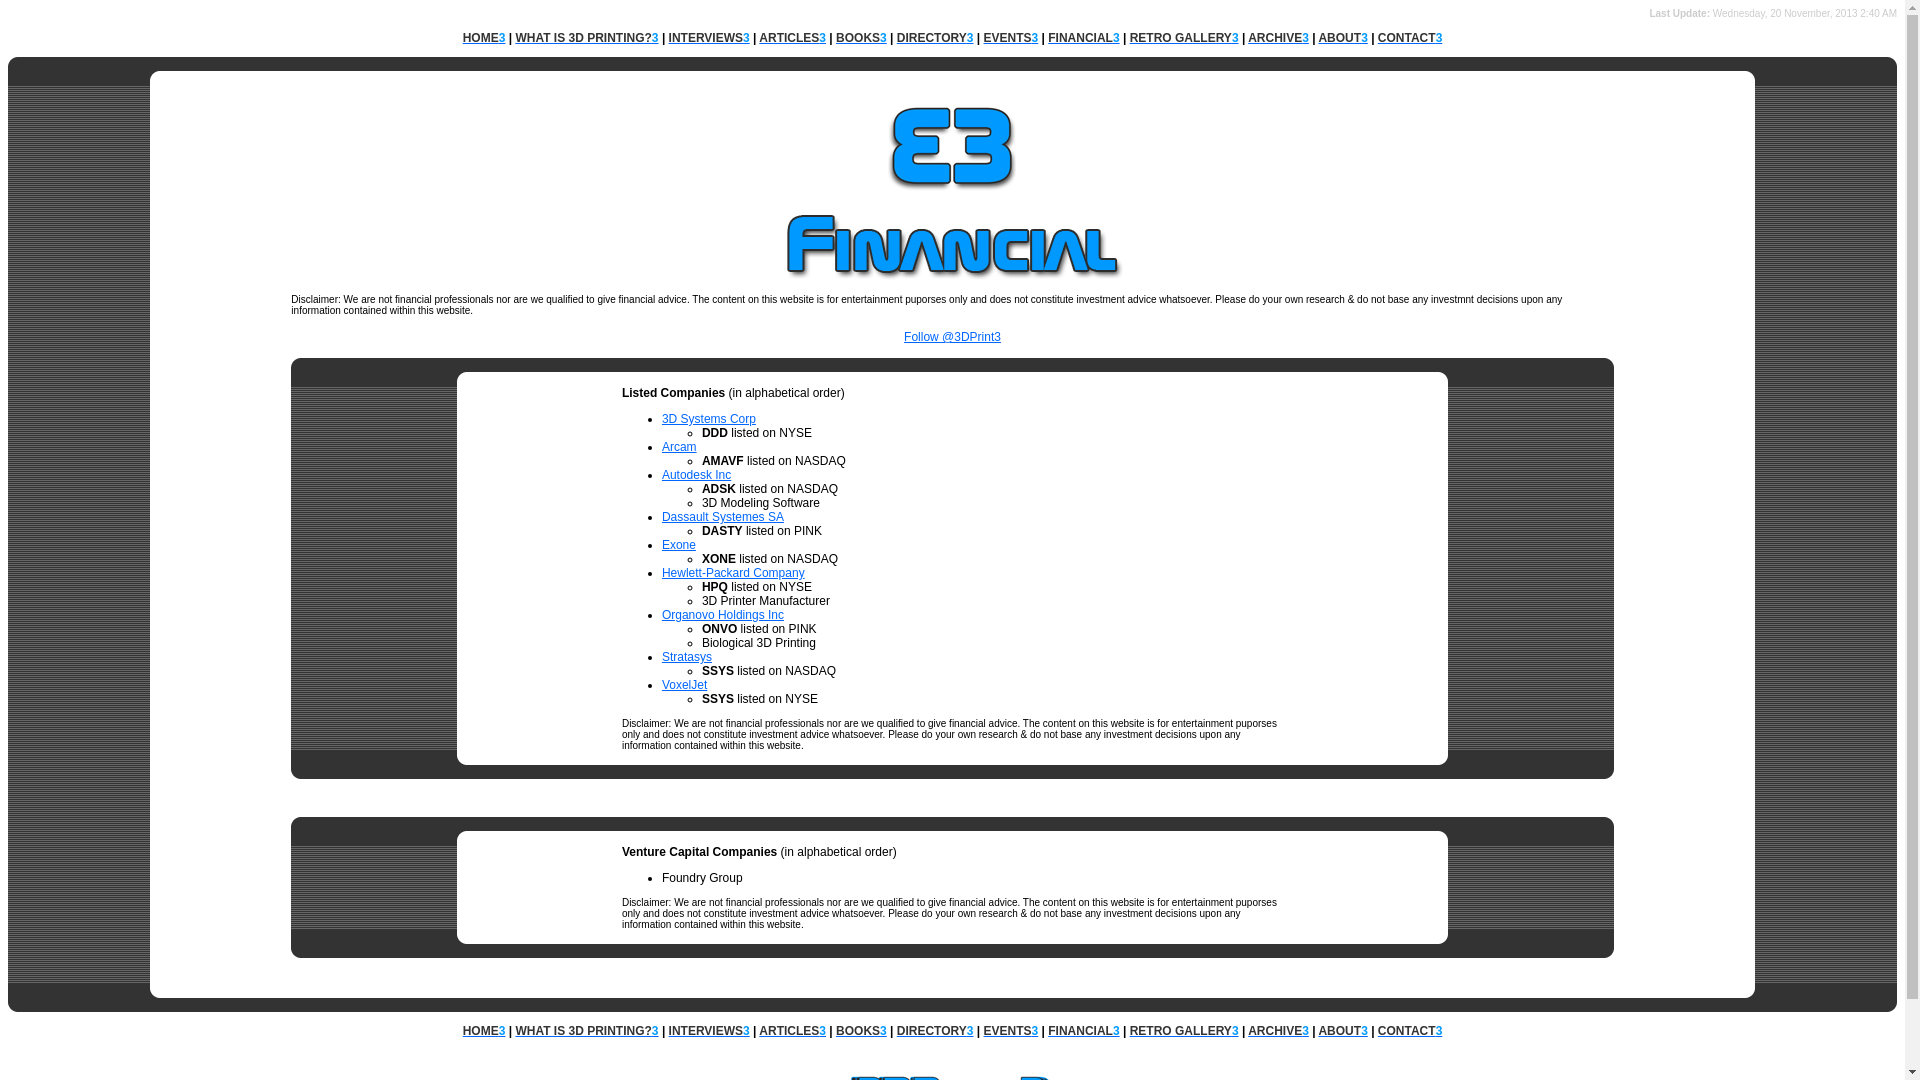 This screenshot has height=1080, width=1920. I want to click on 'INTERVIEWS3', so click(709, 1030).